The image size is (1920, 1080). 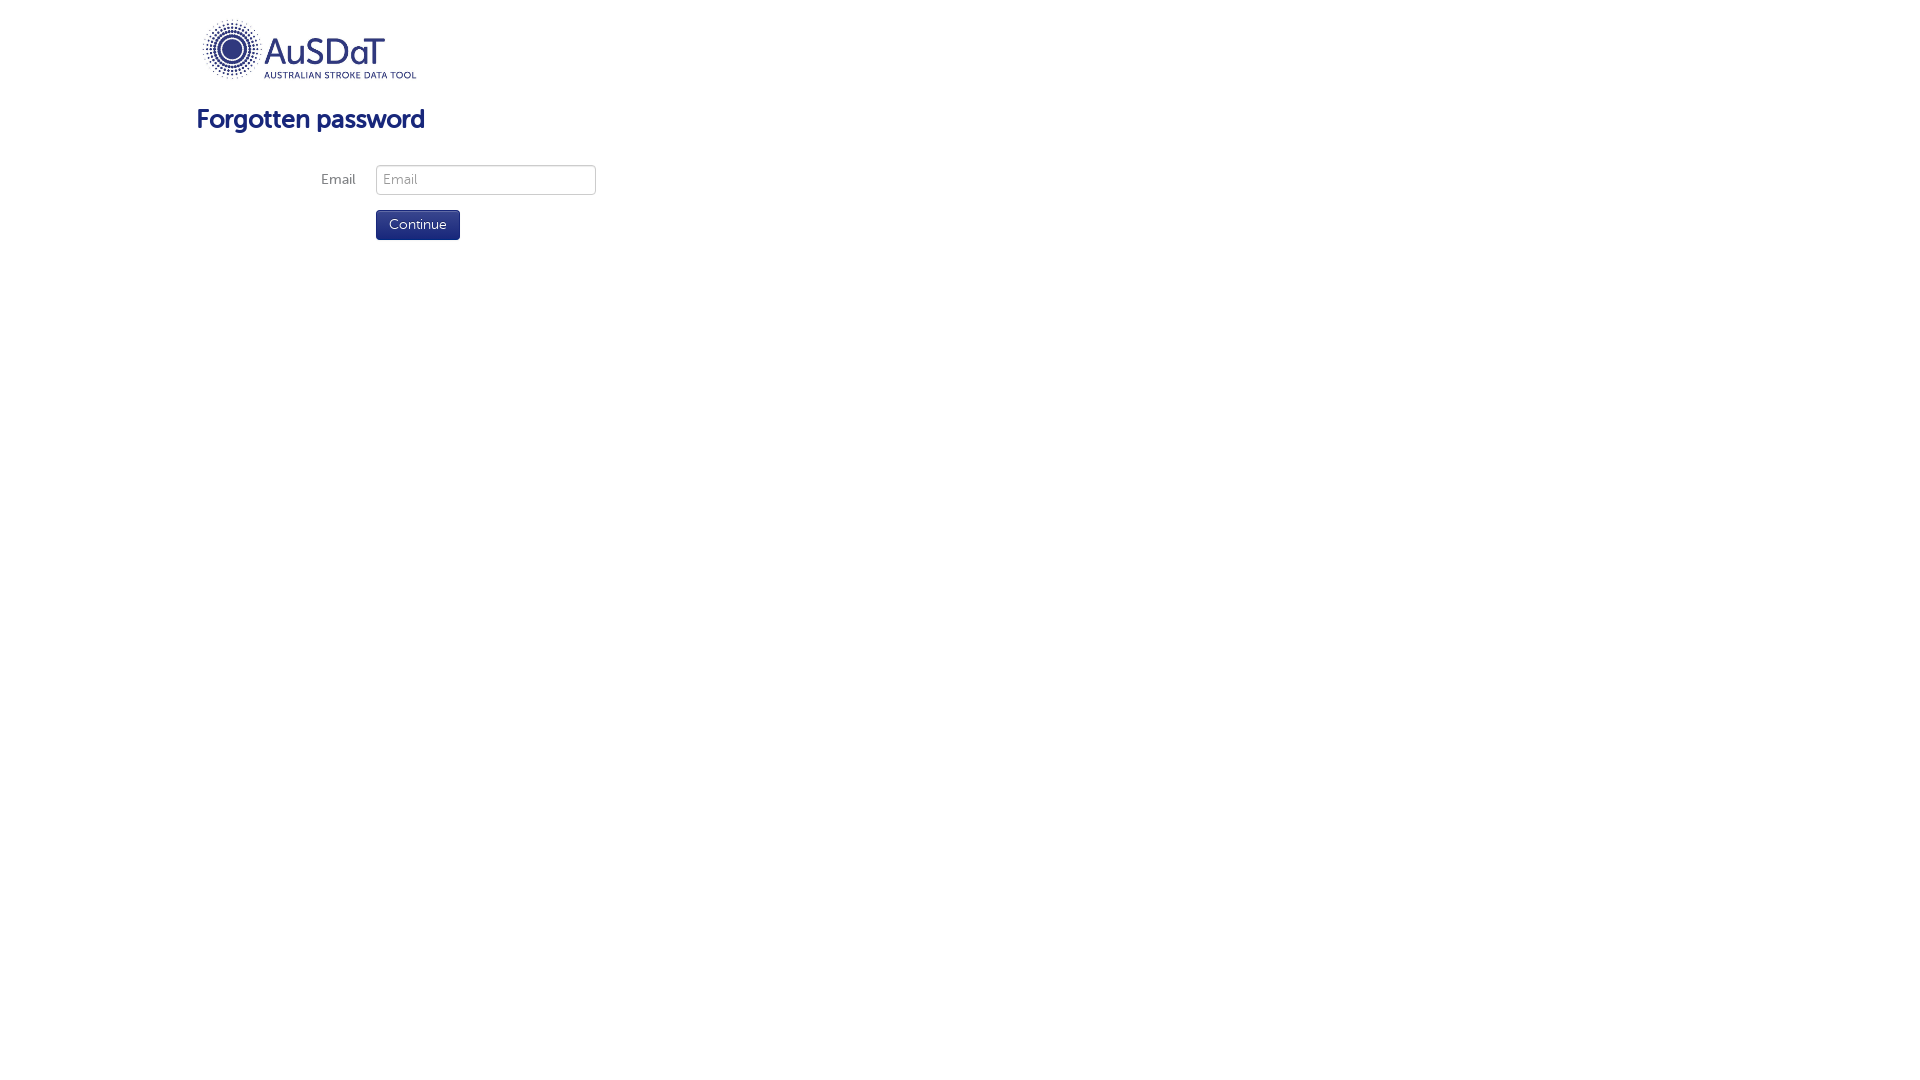 What do you see at coordinates (416, 224) in the screenshot?
I see `'Continue'` at bounding box center [416, 224].